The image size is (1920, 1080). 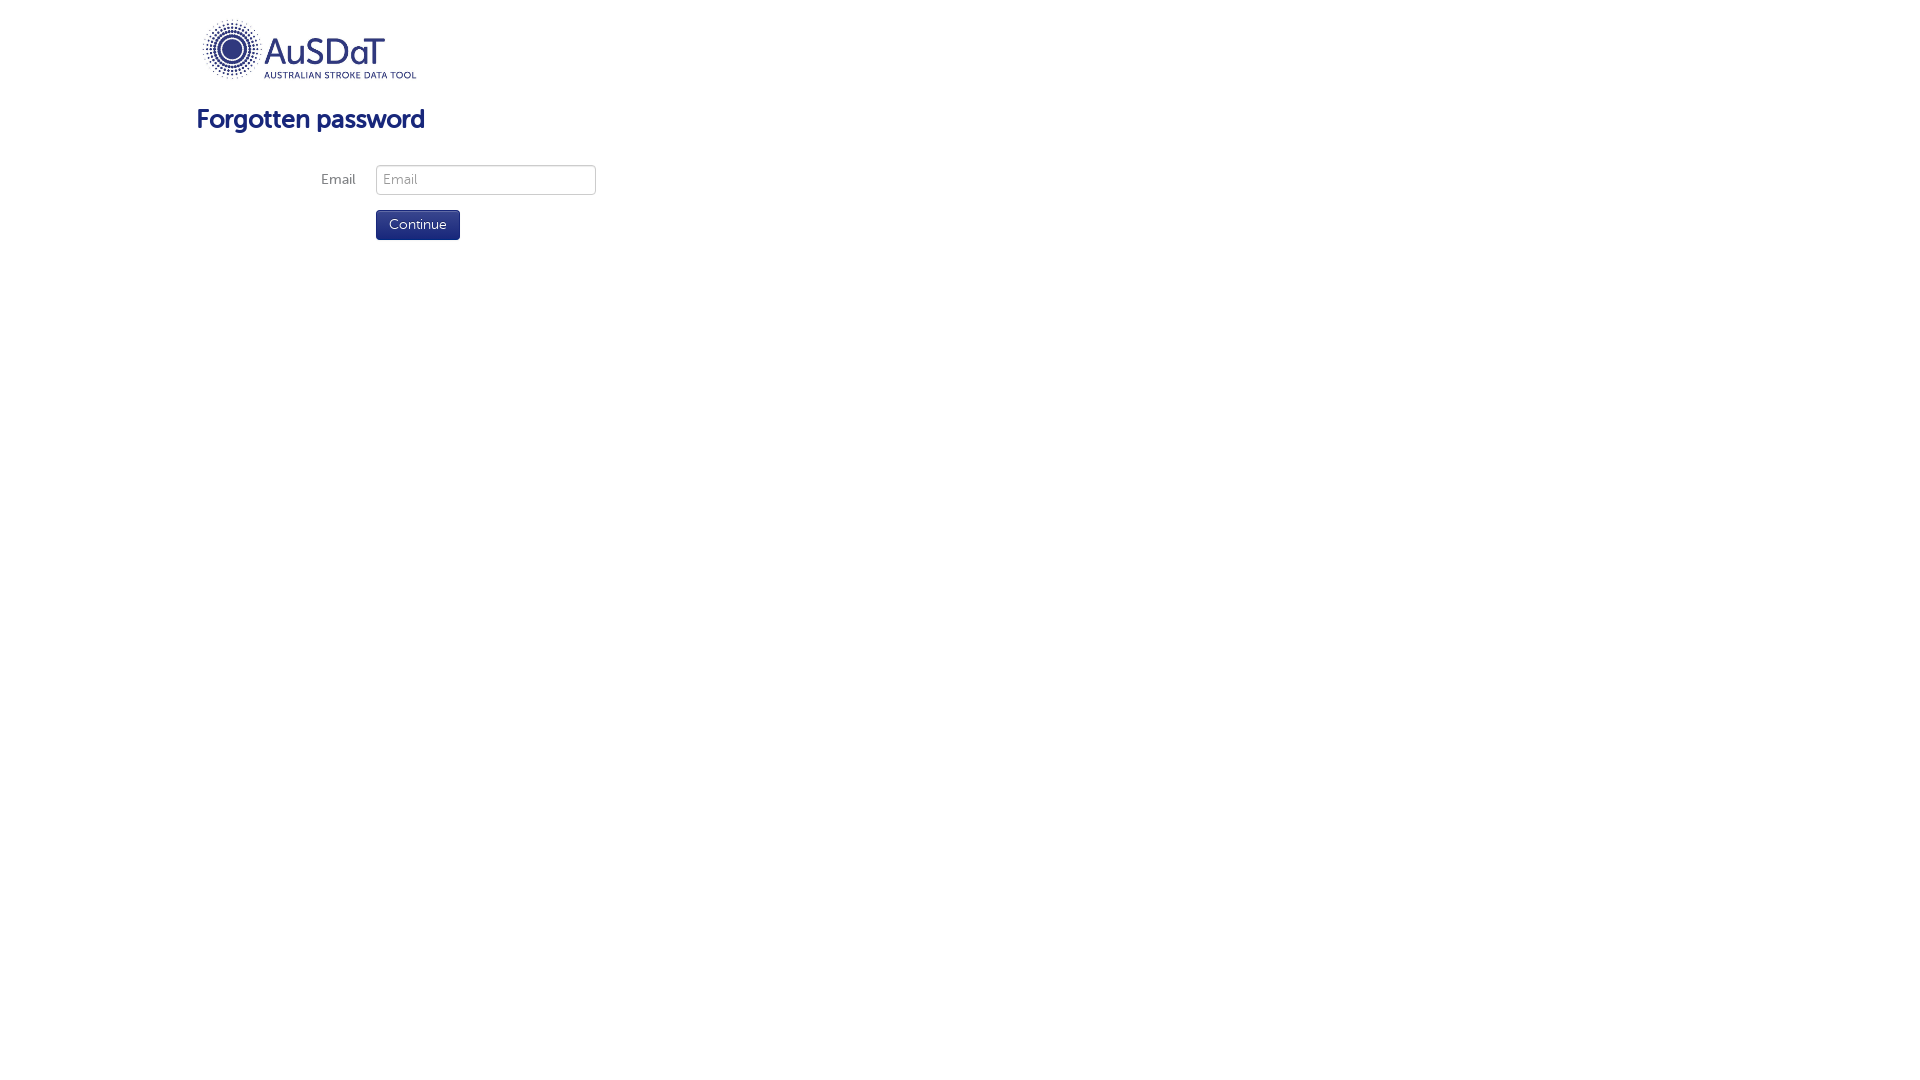 What do you see at coordinates (416, 224) in the screenshot?
I see `'Continue'` at bounding box center [416, 224].